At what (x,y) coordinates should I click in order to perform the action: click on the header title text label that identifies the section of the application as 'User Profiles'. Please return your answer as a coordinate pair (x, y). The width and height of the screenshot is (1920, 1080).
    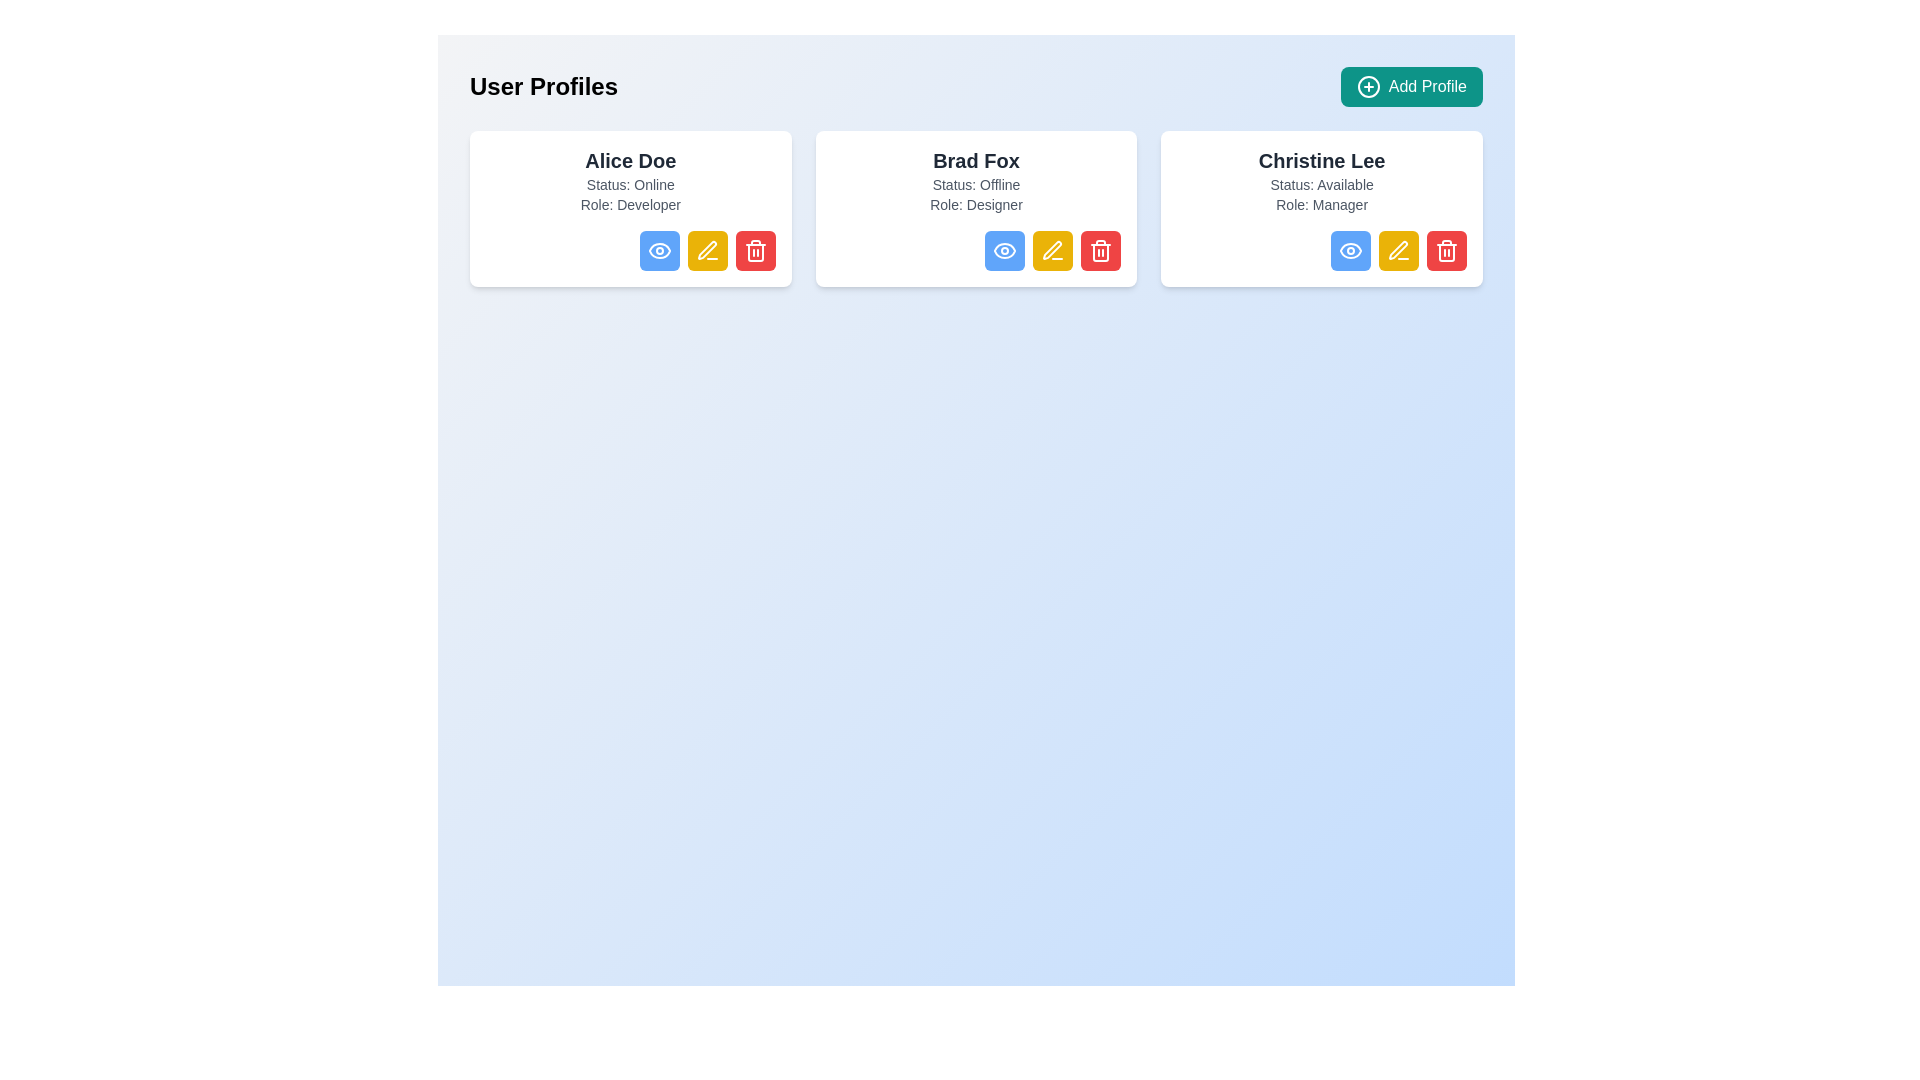
    Looking at the image, I should click on (544, 86).